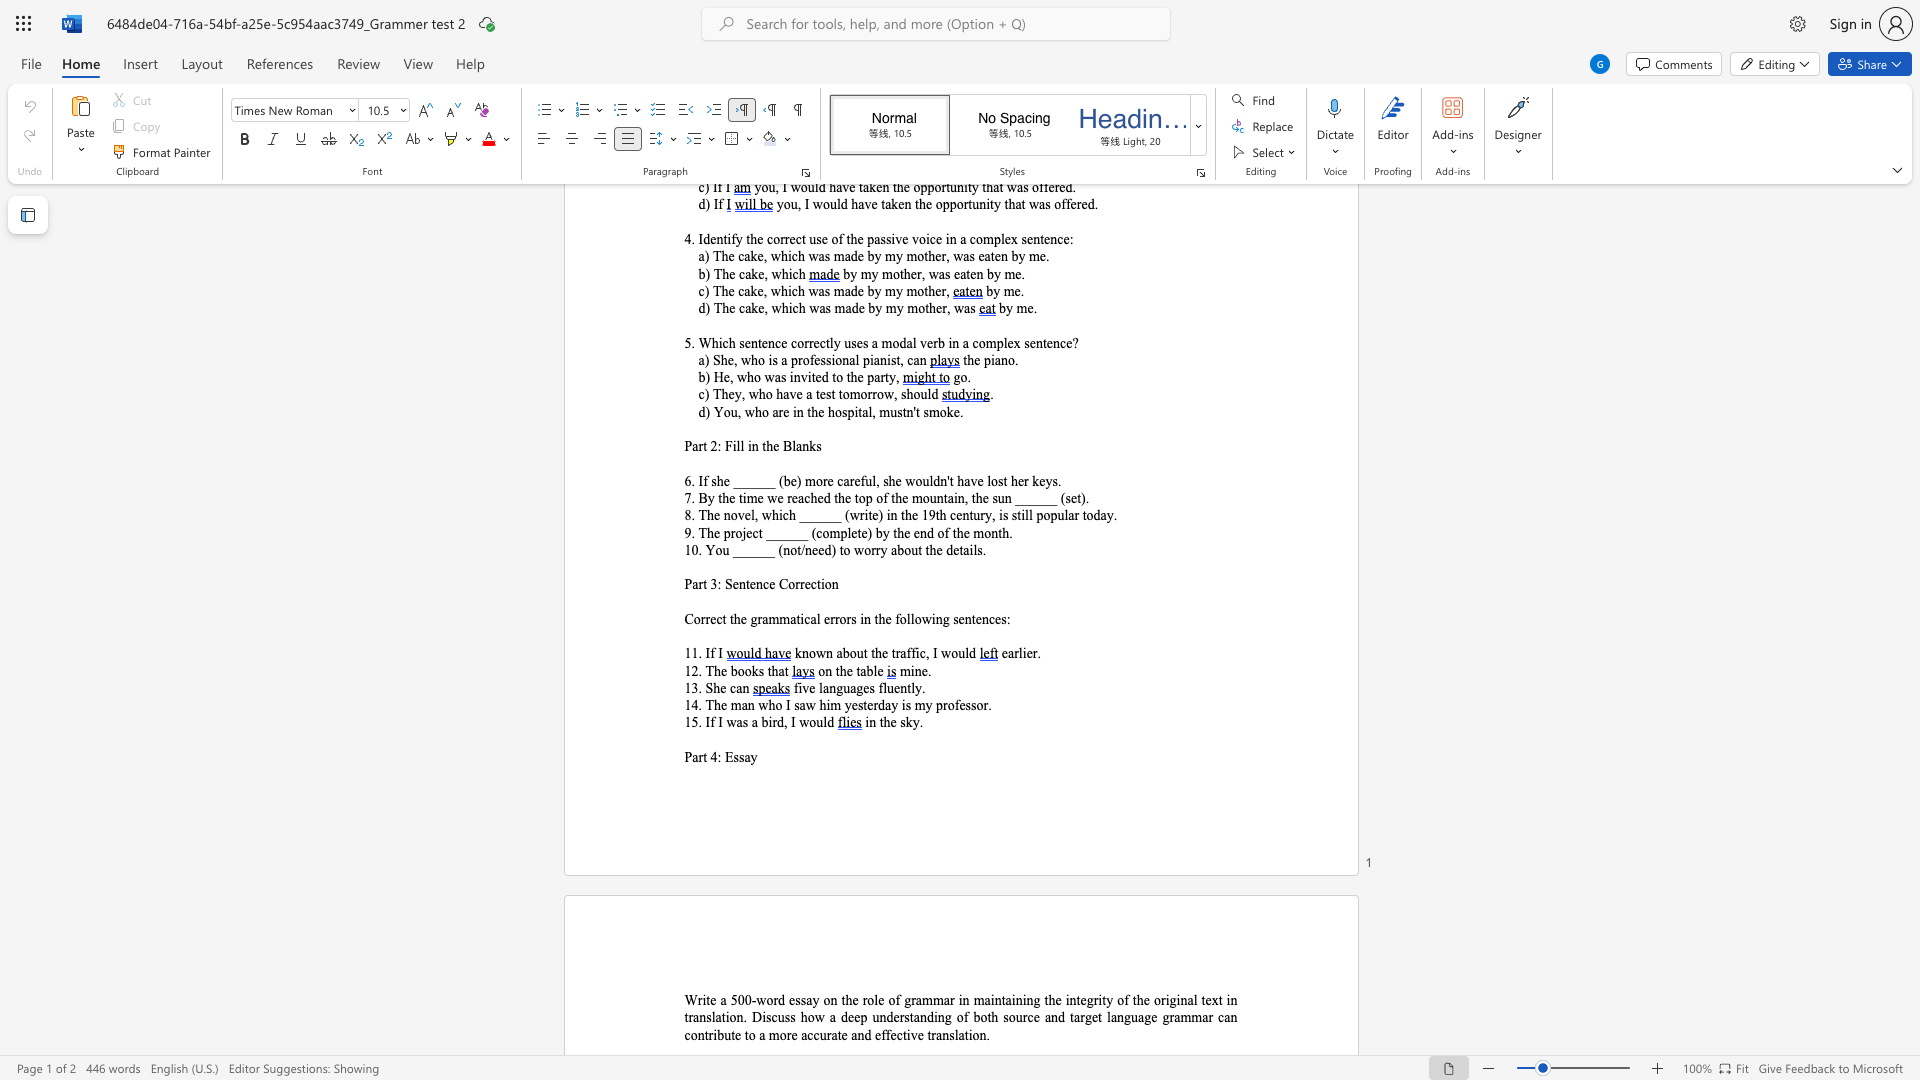 The image size is (1920, 1080). What do you see at coordinates (842, 653) in the screenshot?
I see `the space between the continuous character "a" and "b" in the text` at bounding box center [842, 653].